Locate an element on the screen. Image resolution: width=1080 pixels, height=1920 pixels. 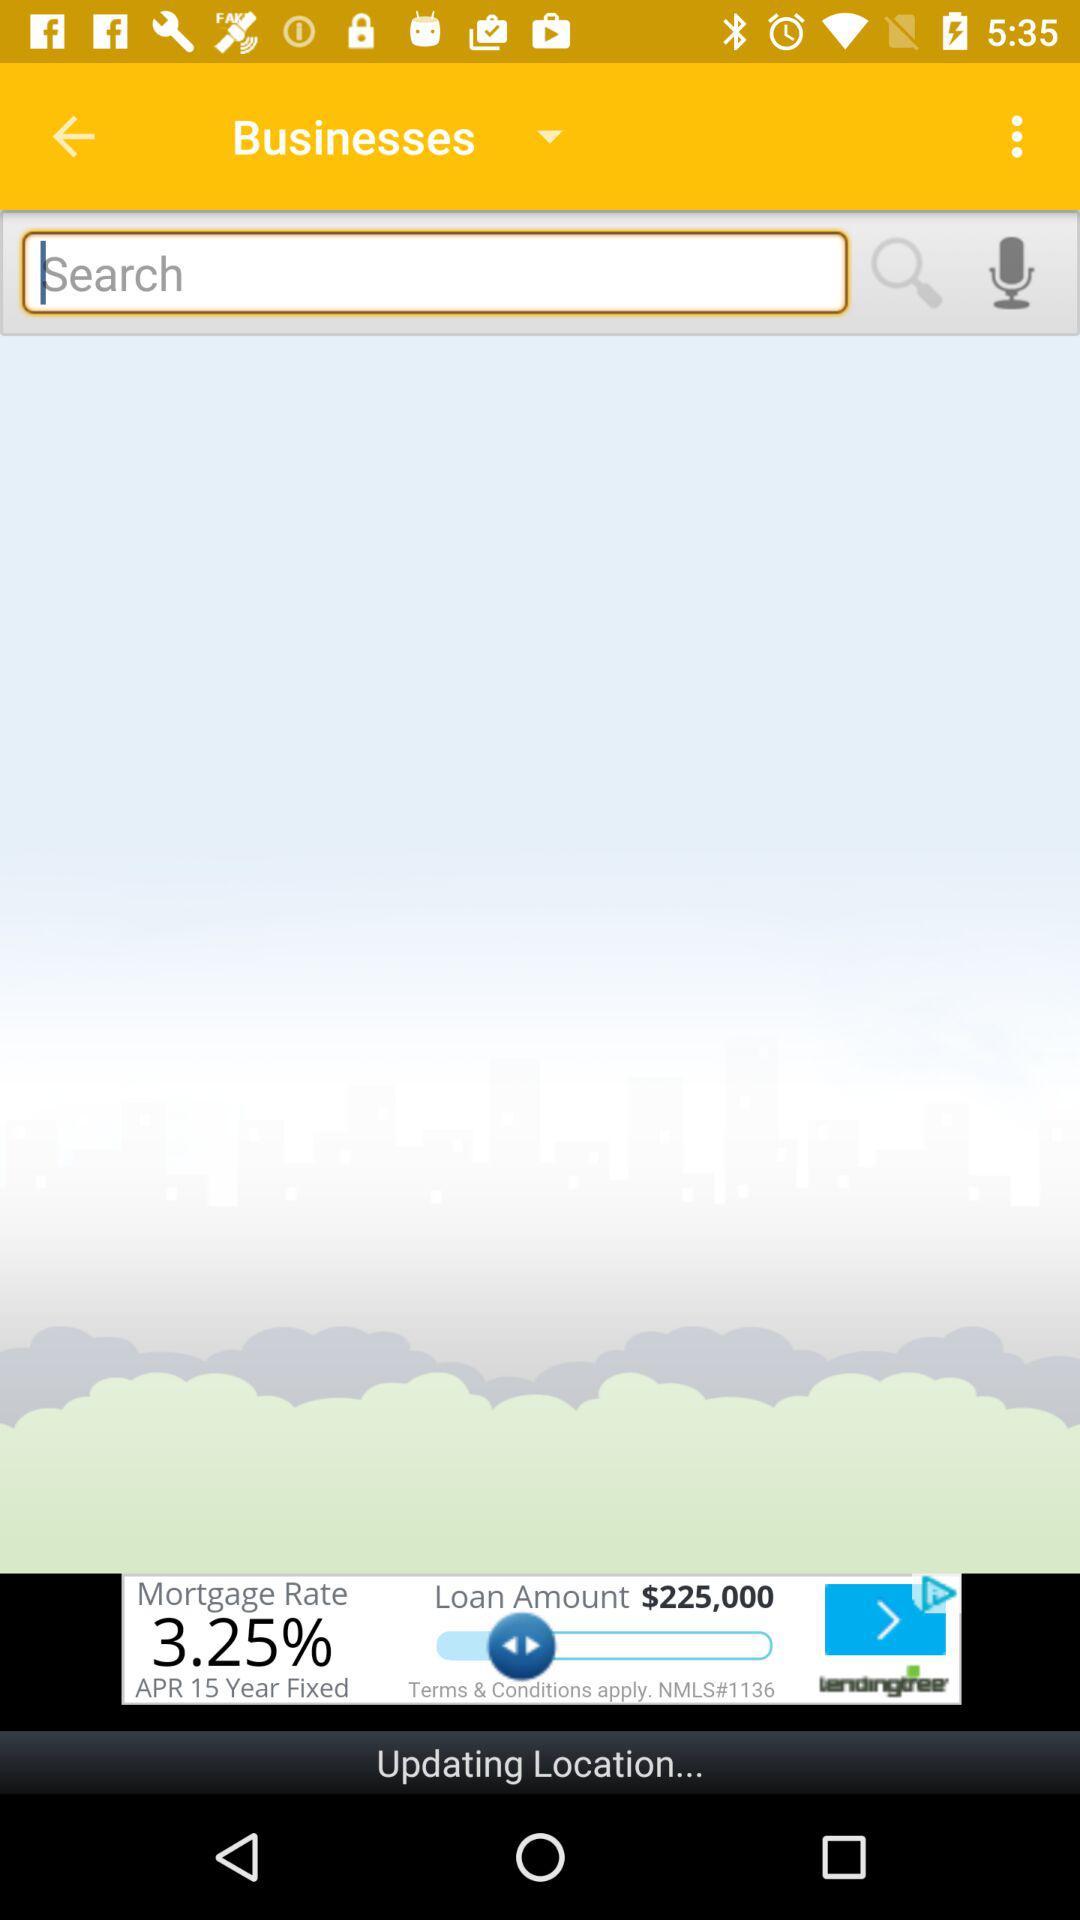
record voice is located at coordinates (1011, 272).